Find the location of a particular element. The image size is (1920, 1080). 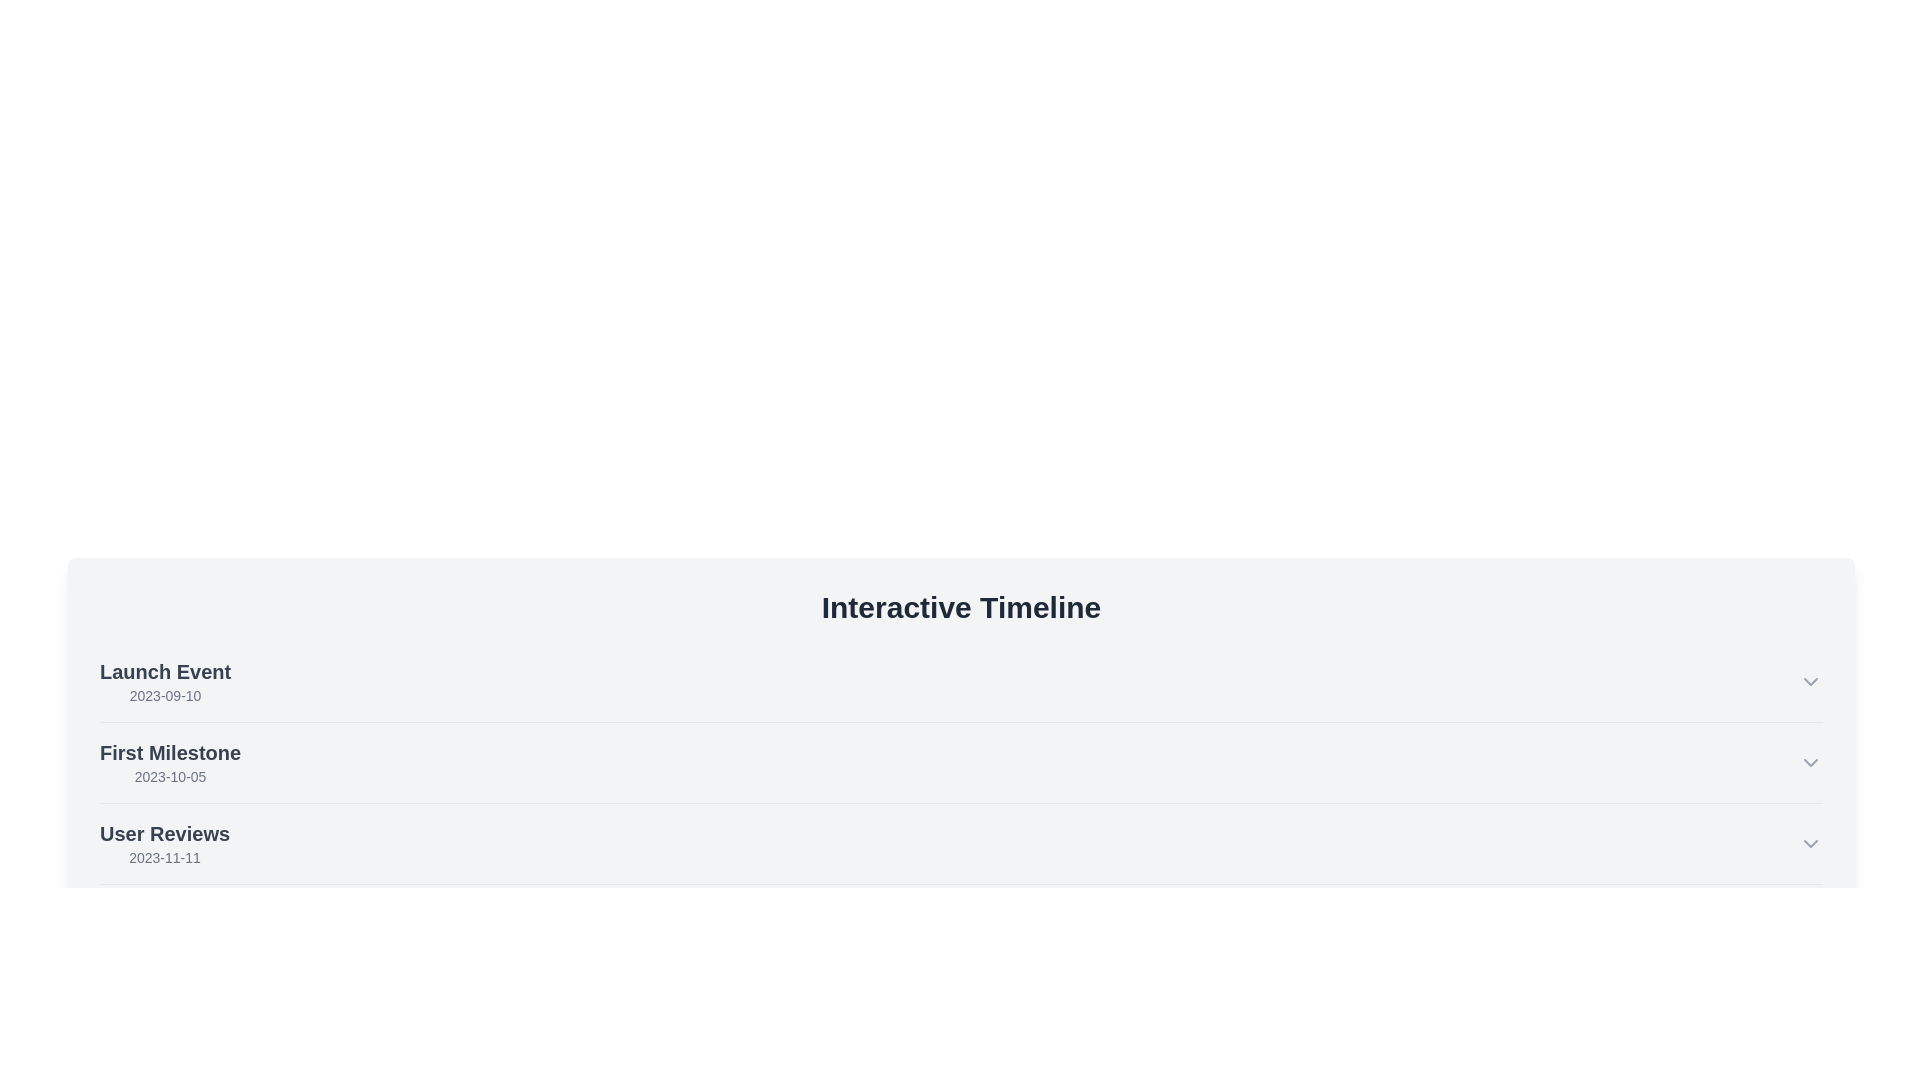

the Text label that serves as a heading for a timeline entry, located below 'Launch Event' and 'First Milestone' and grouped with the date '2023-11-11' is located at coordinates (165, 833).